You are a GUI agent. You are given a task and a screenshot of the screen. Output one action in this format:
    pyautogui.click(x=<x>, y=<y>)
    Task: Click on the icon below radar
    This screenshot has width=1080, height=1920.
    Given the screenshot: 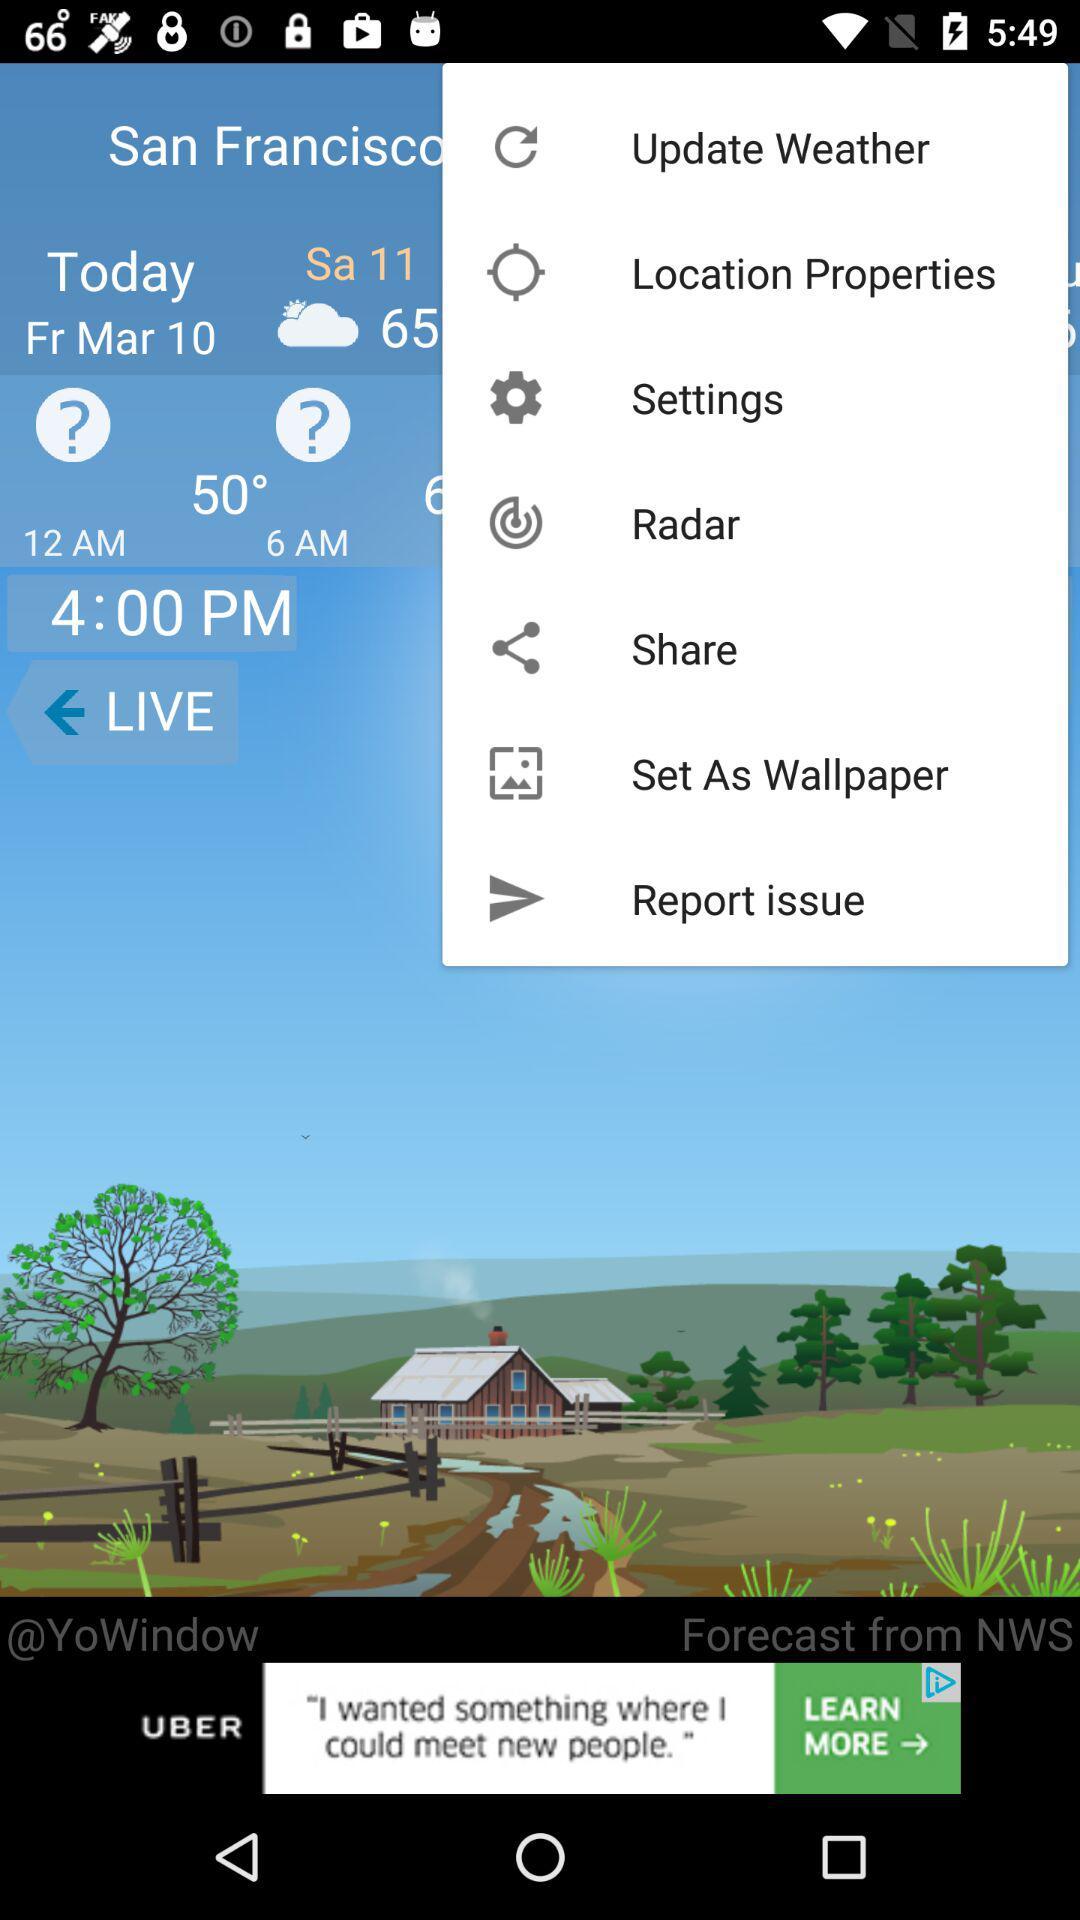 What is the action you would take?
    pyautogui.click(x=683, y=648)
    